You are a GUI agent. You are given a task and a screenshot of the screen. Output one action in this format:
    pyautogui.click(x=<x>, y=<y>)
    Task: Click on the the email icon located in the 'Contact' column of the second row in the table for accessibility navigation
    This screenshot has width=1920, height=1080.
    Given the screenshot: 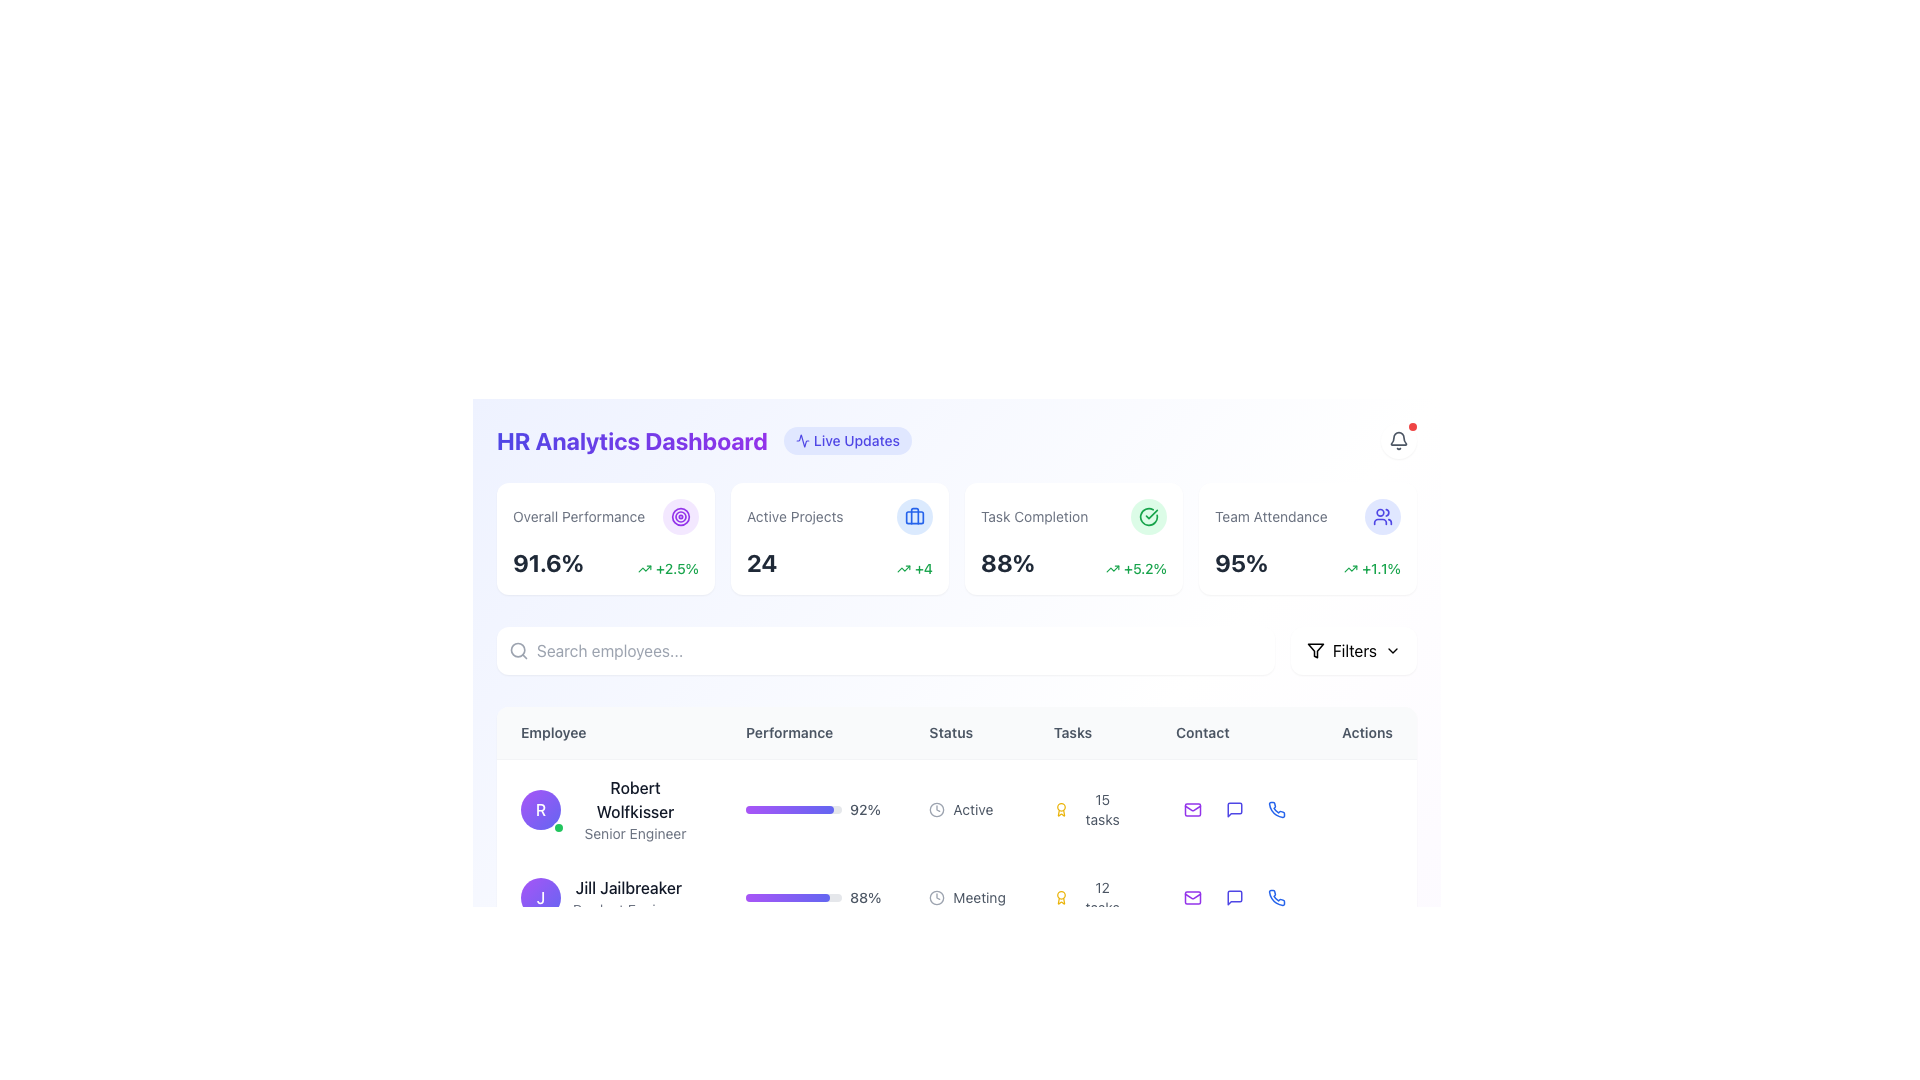 What is the action you would take?
    pyautogui.click(x=1193, y=897)
    